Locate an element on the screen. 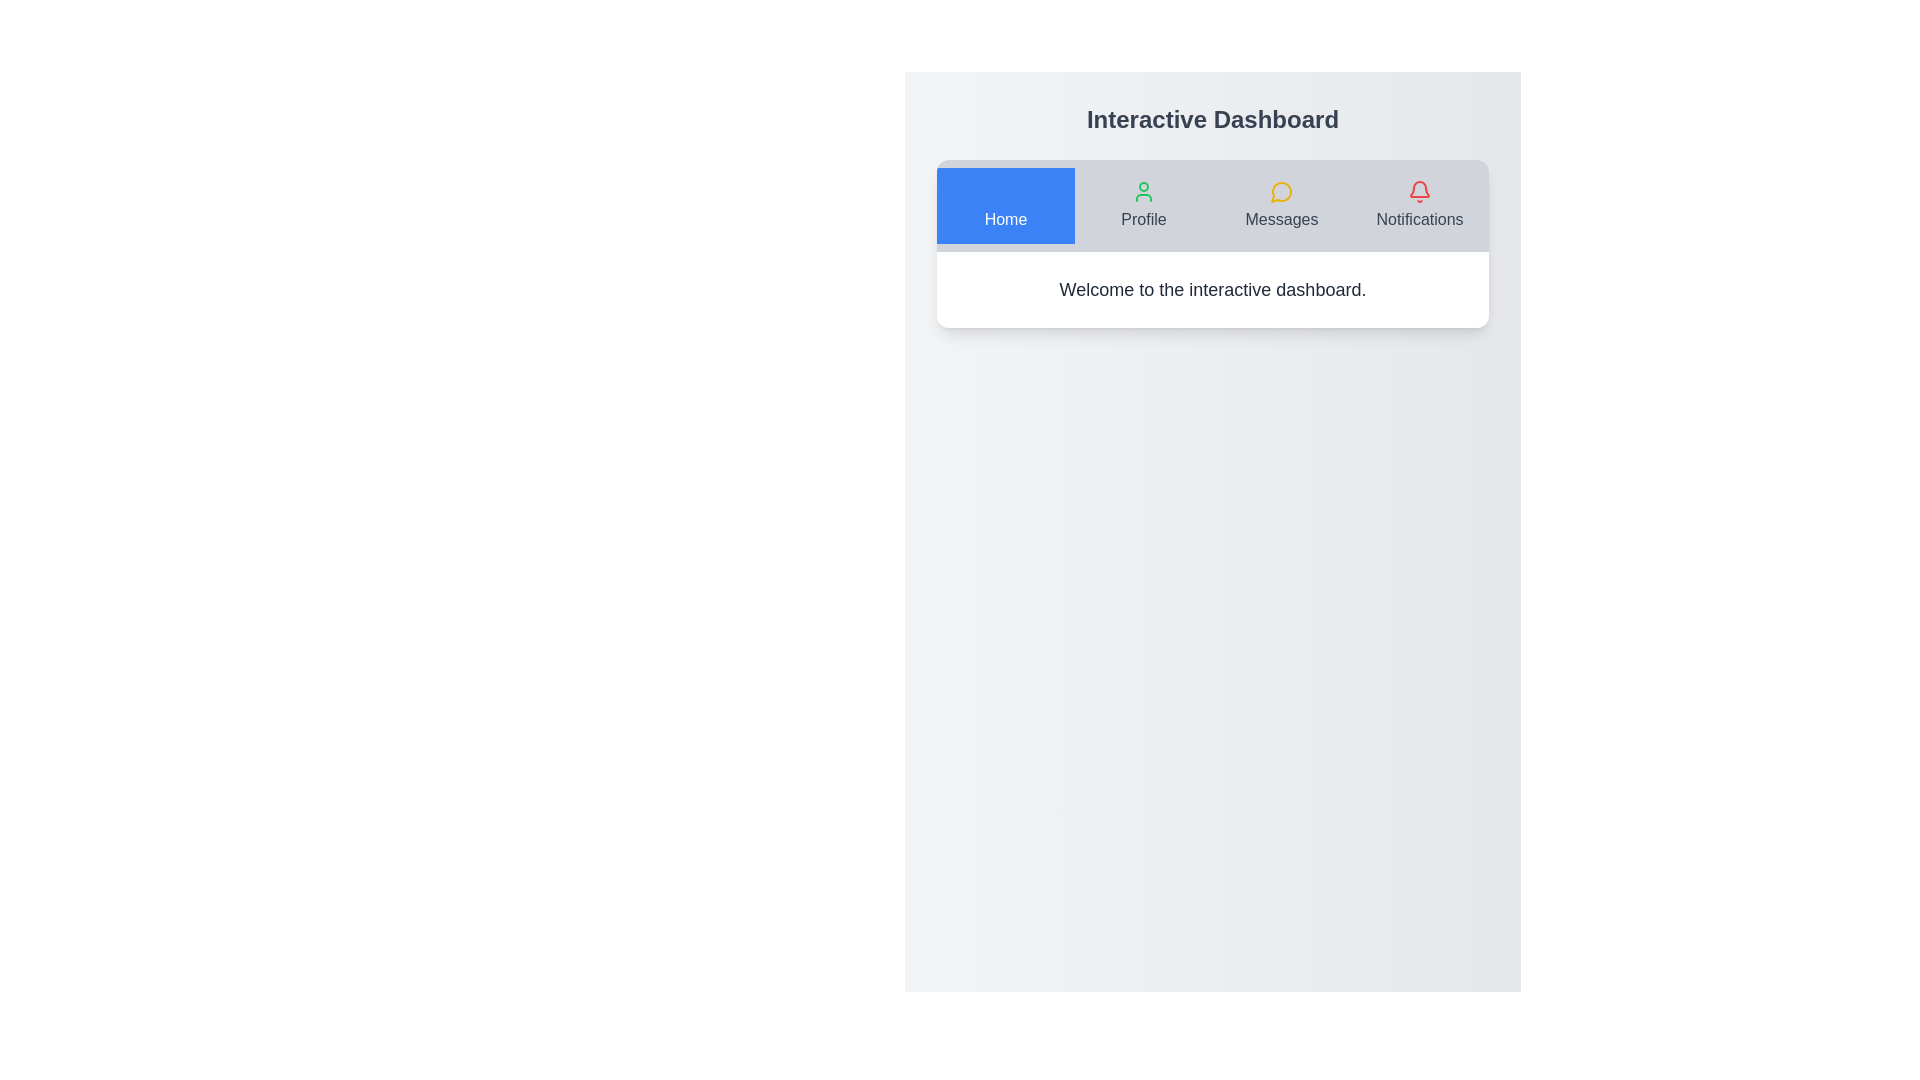 The width and height of the screenshot is (1920, 1080). the 'Profile' Text Label located in the navigation bar, positioned to the immediate right of the 'Home' button and below a user silhouette icon is located at coordinates (1143, 219).